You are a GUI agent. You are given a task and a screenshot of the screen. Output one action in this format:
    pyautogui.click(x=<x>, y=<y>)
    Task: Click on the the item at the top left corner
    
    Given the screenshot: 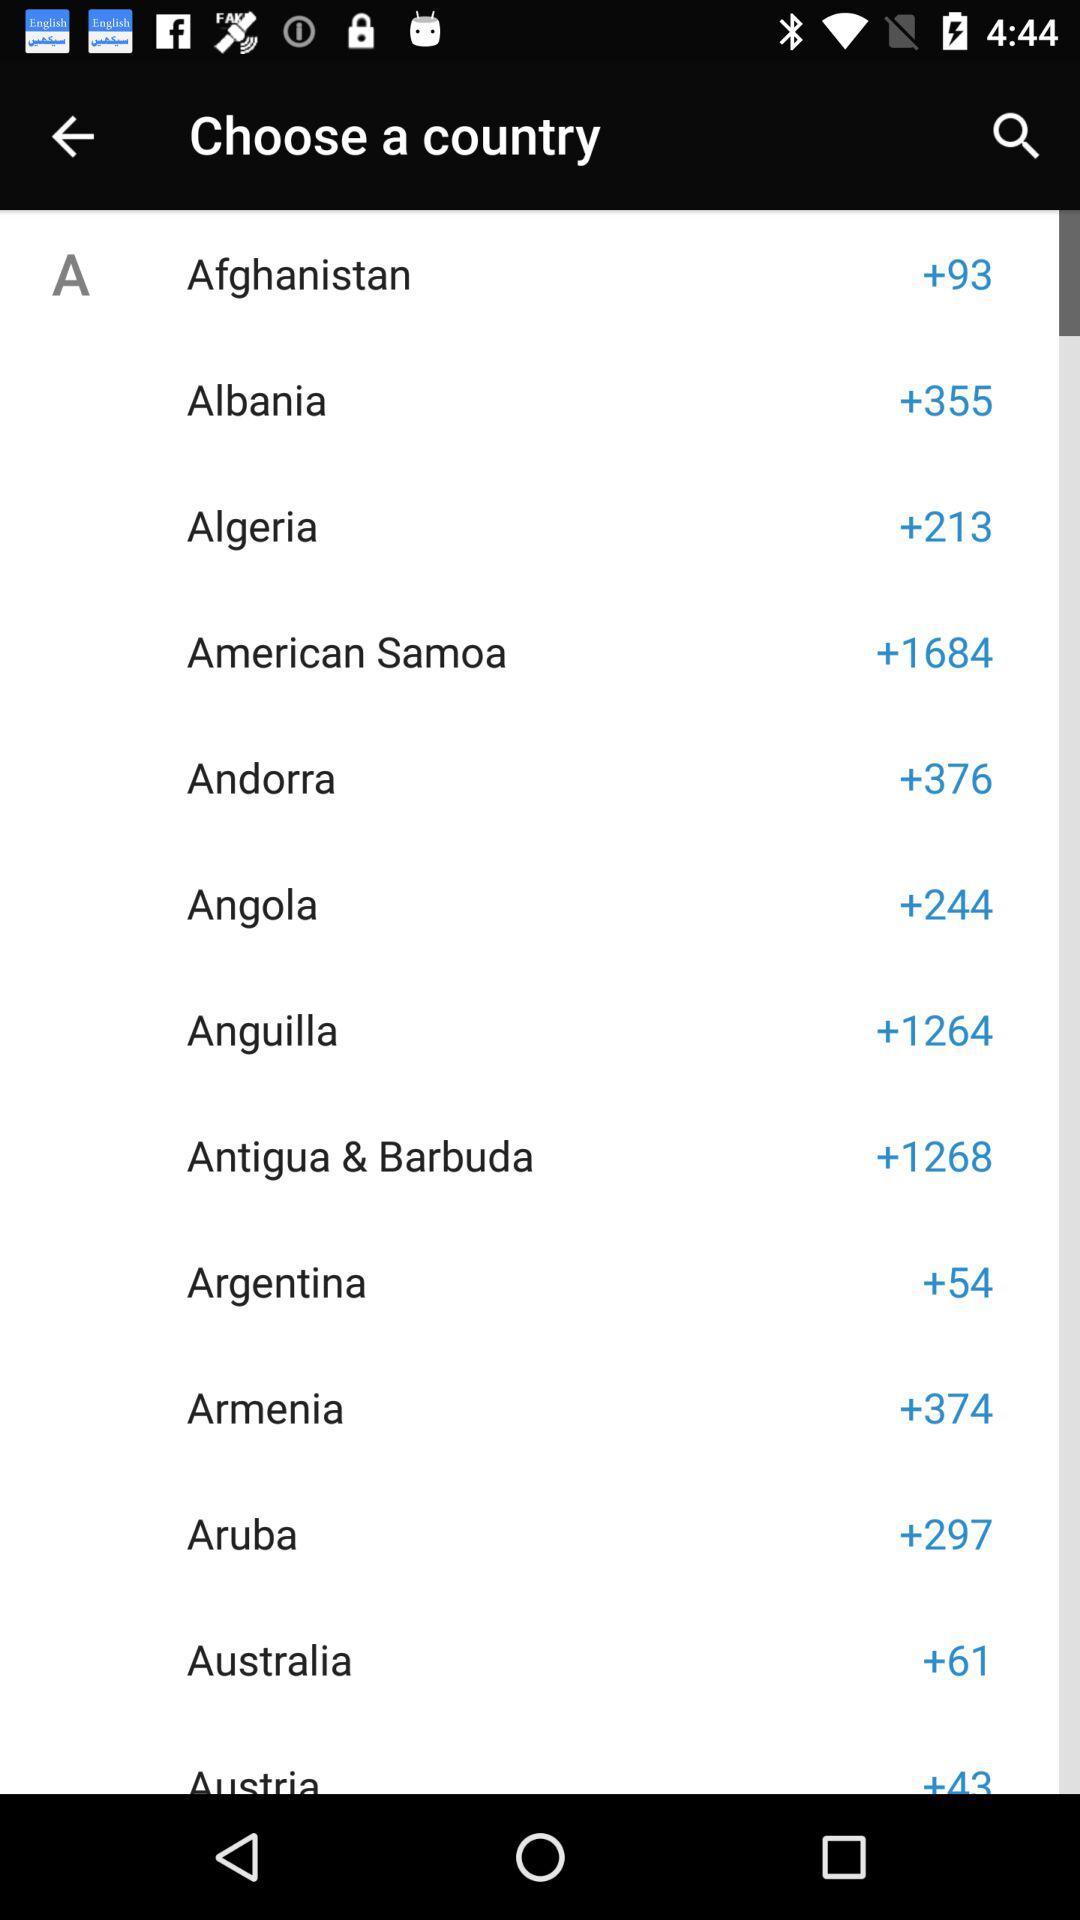 What is the action you would take?
    pyautogui.click(x=69, y=135)
    